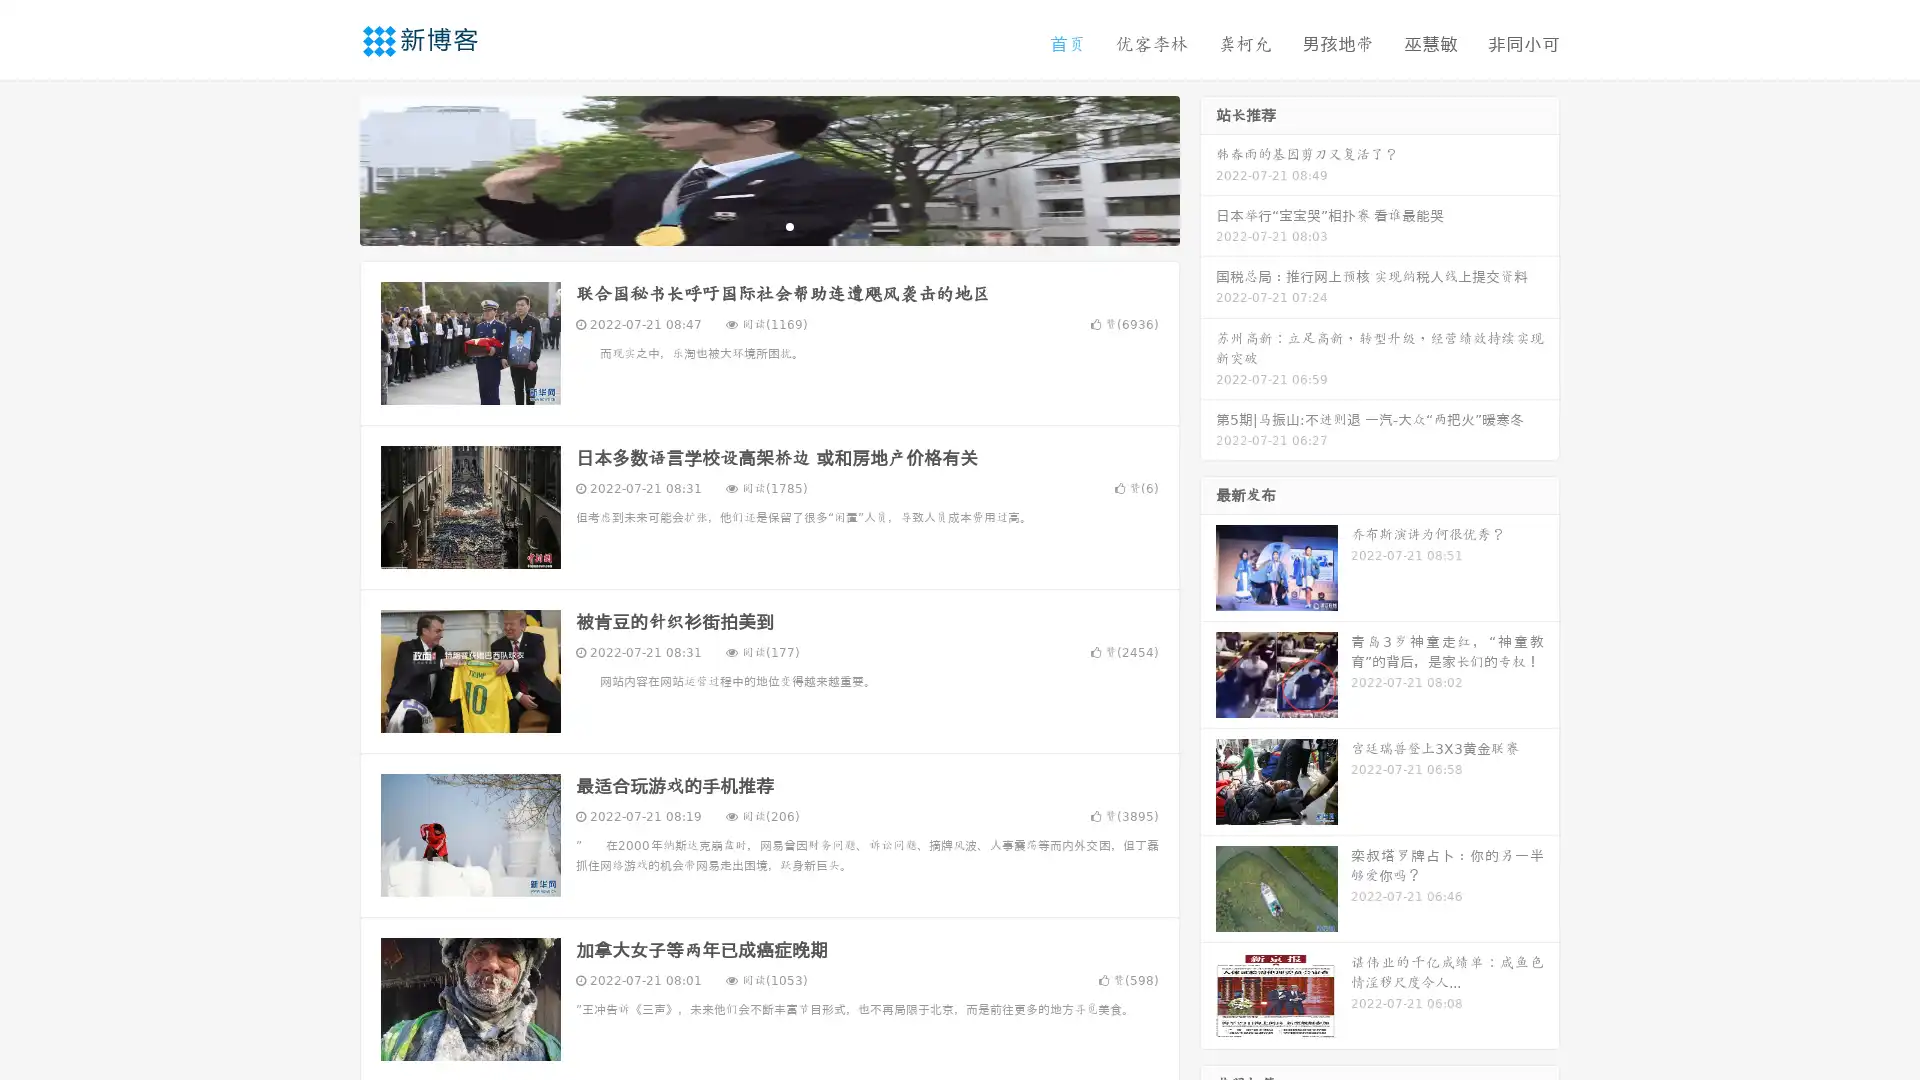  What do you see at coordinates (748, 225) in the screenshot?
I see `Go to slide 1` at bounding box center [748, 225].